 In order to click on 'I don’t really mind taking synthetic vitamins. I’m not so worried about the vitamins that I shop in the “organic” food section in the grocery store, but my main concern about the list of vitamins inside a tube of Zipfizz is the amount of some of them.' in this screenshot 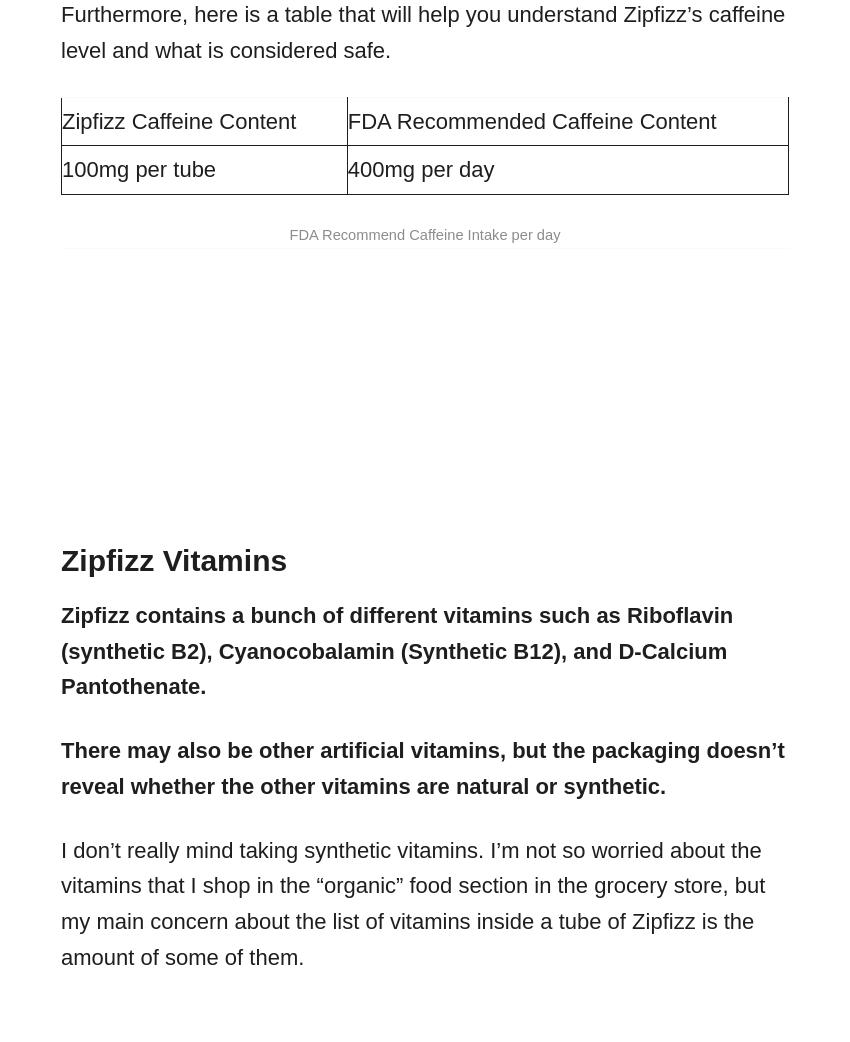, I will do `click(413, 901)`.